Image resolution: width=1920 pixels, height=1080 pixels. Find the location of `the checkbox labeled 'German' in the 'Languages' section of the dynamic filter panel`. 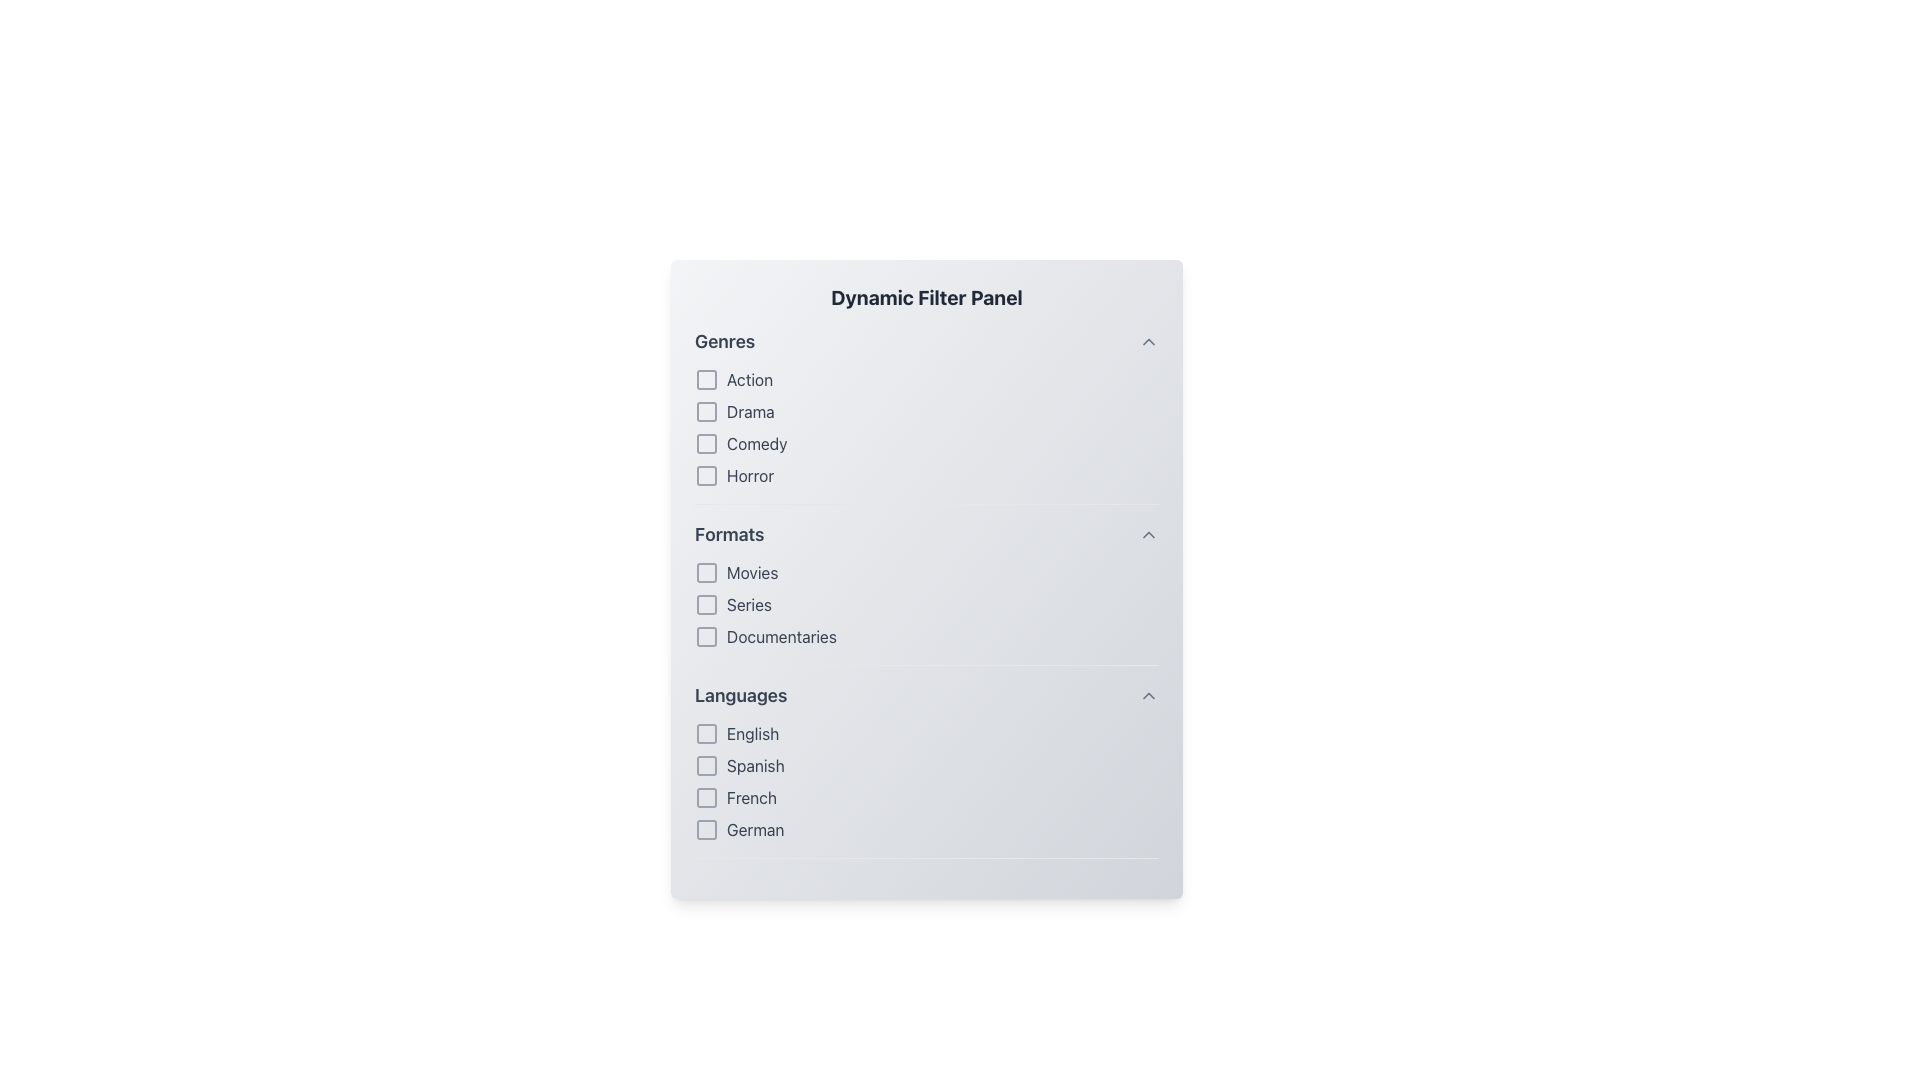

the checkbox labeled 'German' in the 'Languages' section of the dynamic filter panel is located at coordinates (706, 829).